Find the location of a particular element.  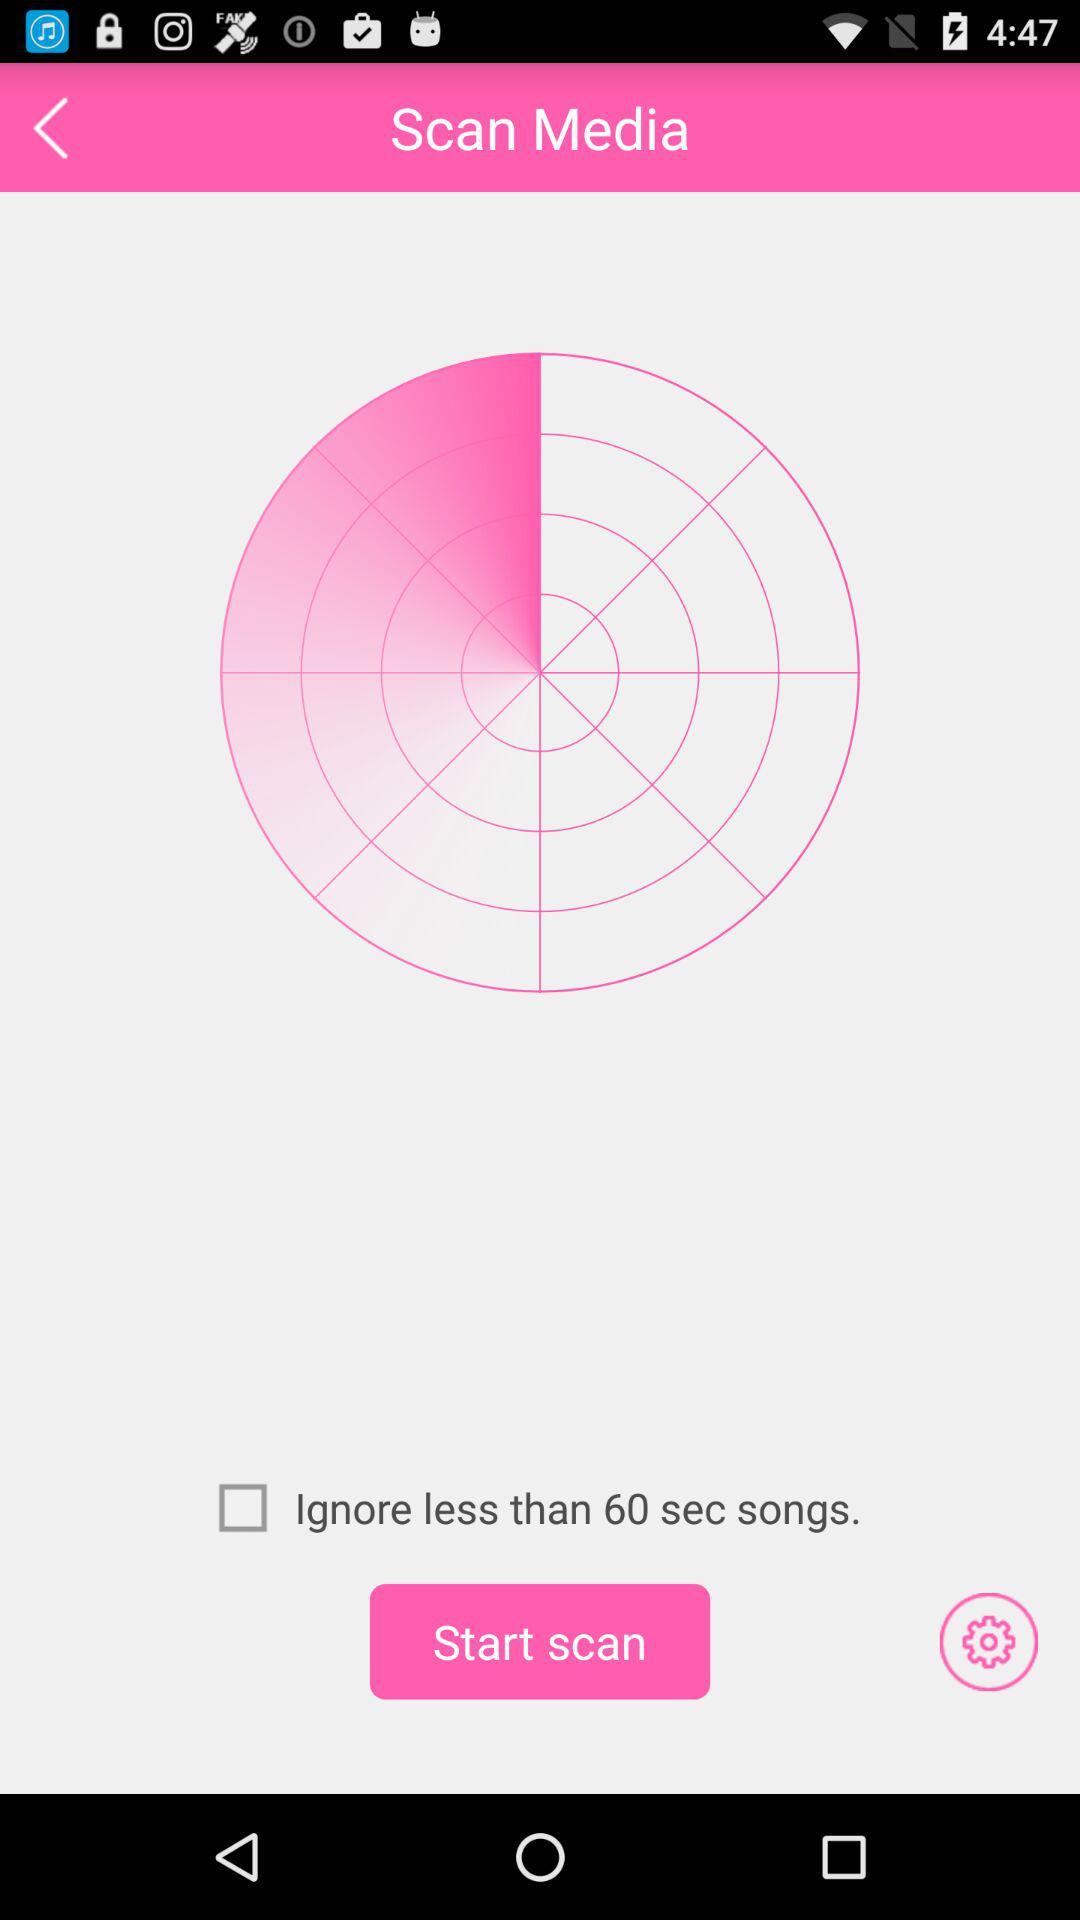

icon next to the ignore less than is located at coordinates (255, 1507).